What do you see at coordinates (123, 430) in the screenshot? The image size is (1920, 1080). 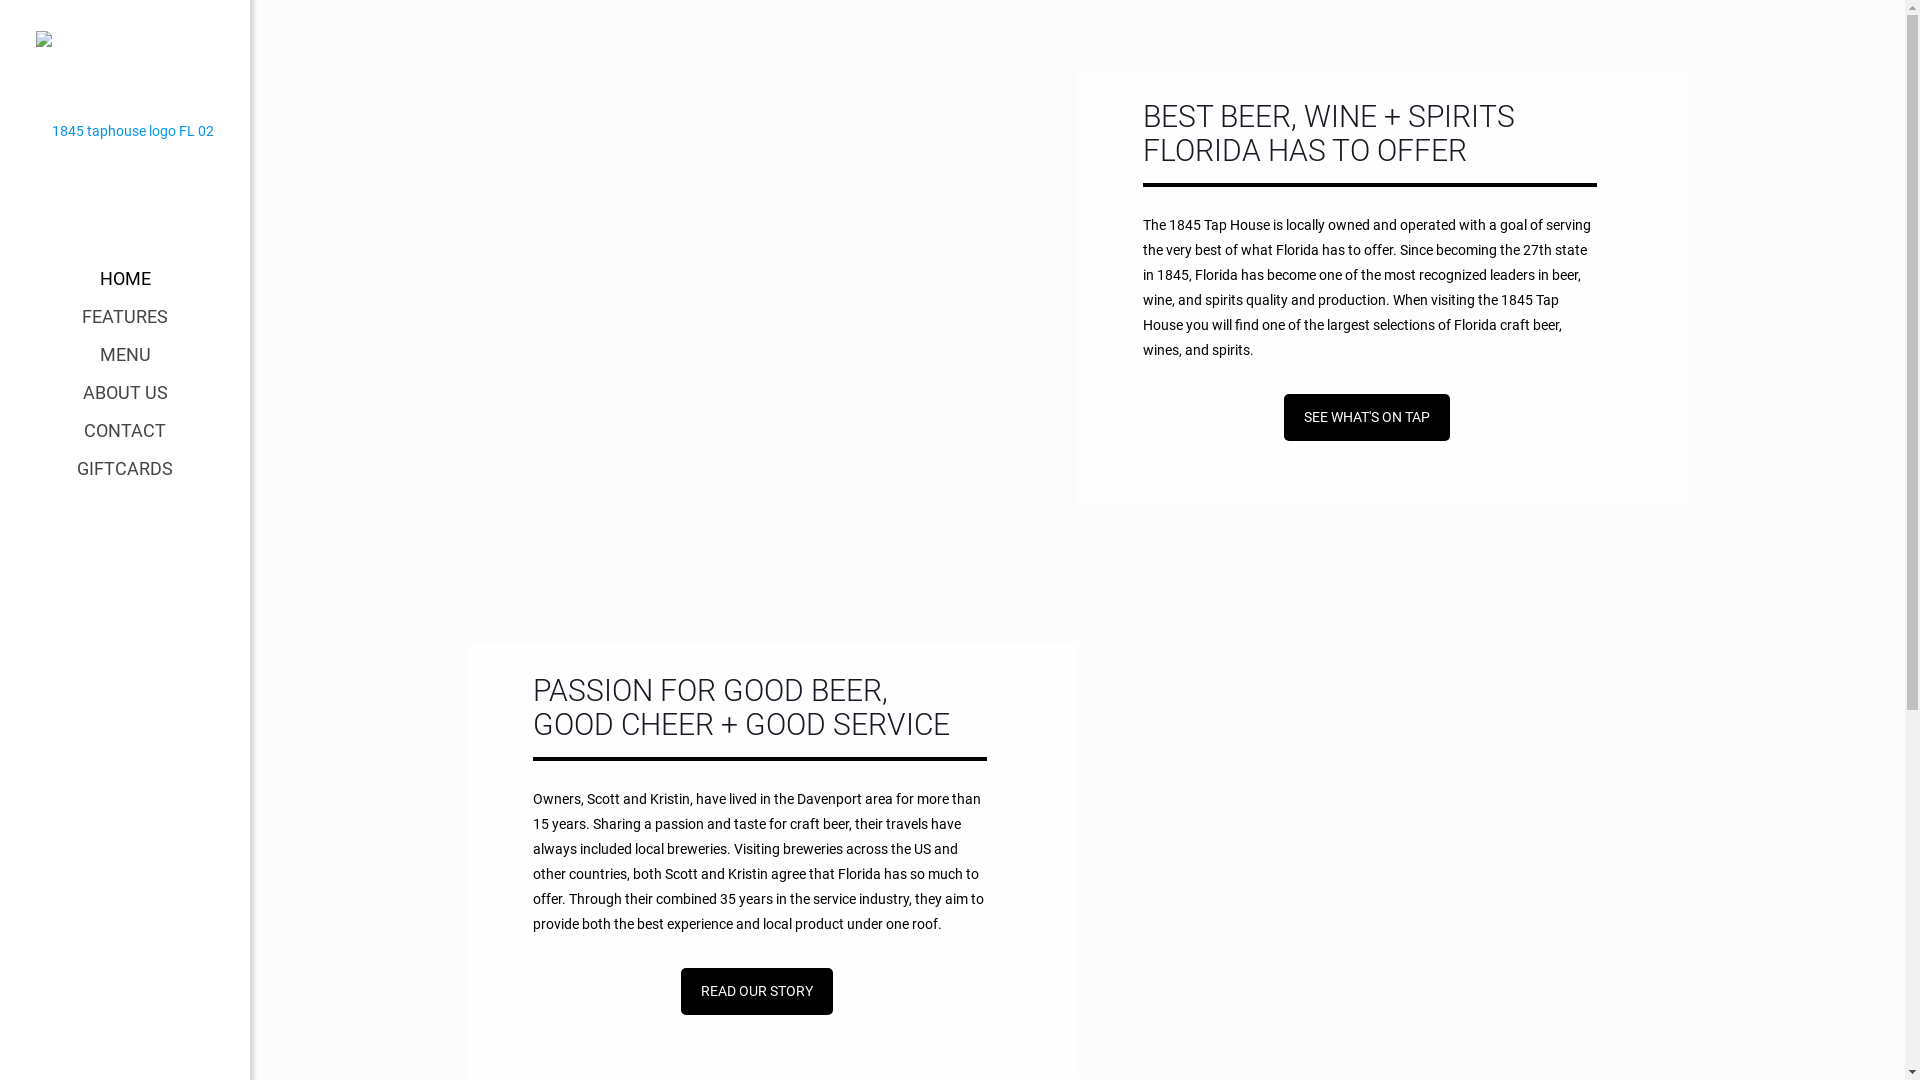 I see `'CONTACT'` at bounding box center [123, 430].